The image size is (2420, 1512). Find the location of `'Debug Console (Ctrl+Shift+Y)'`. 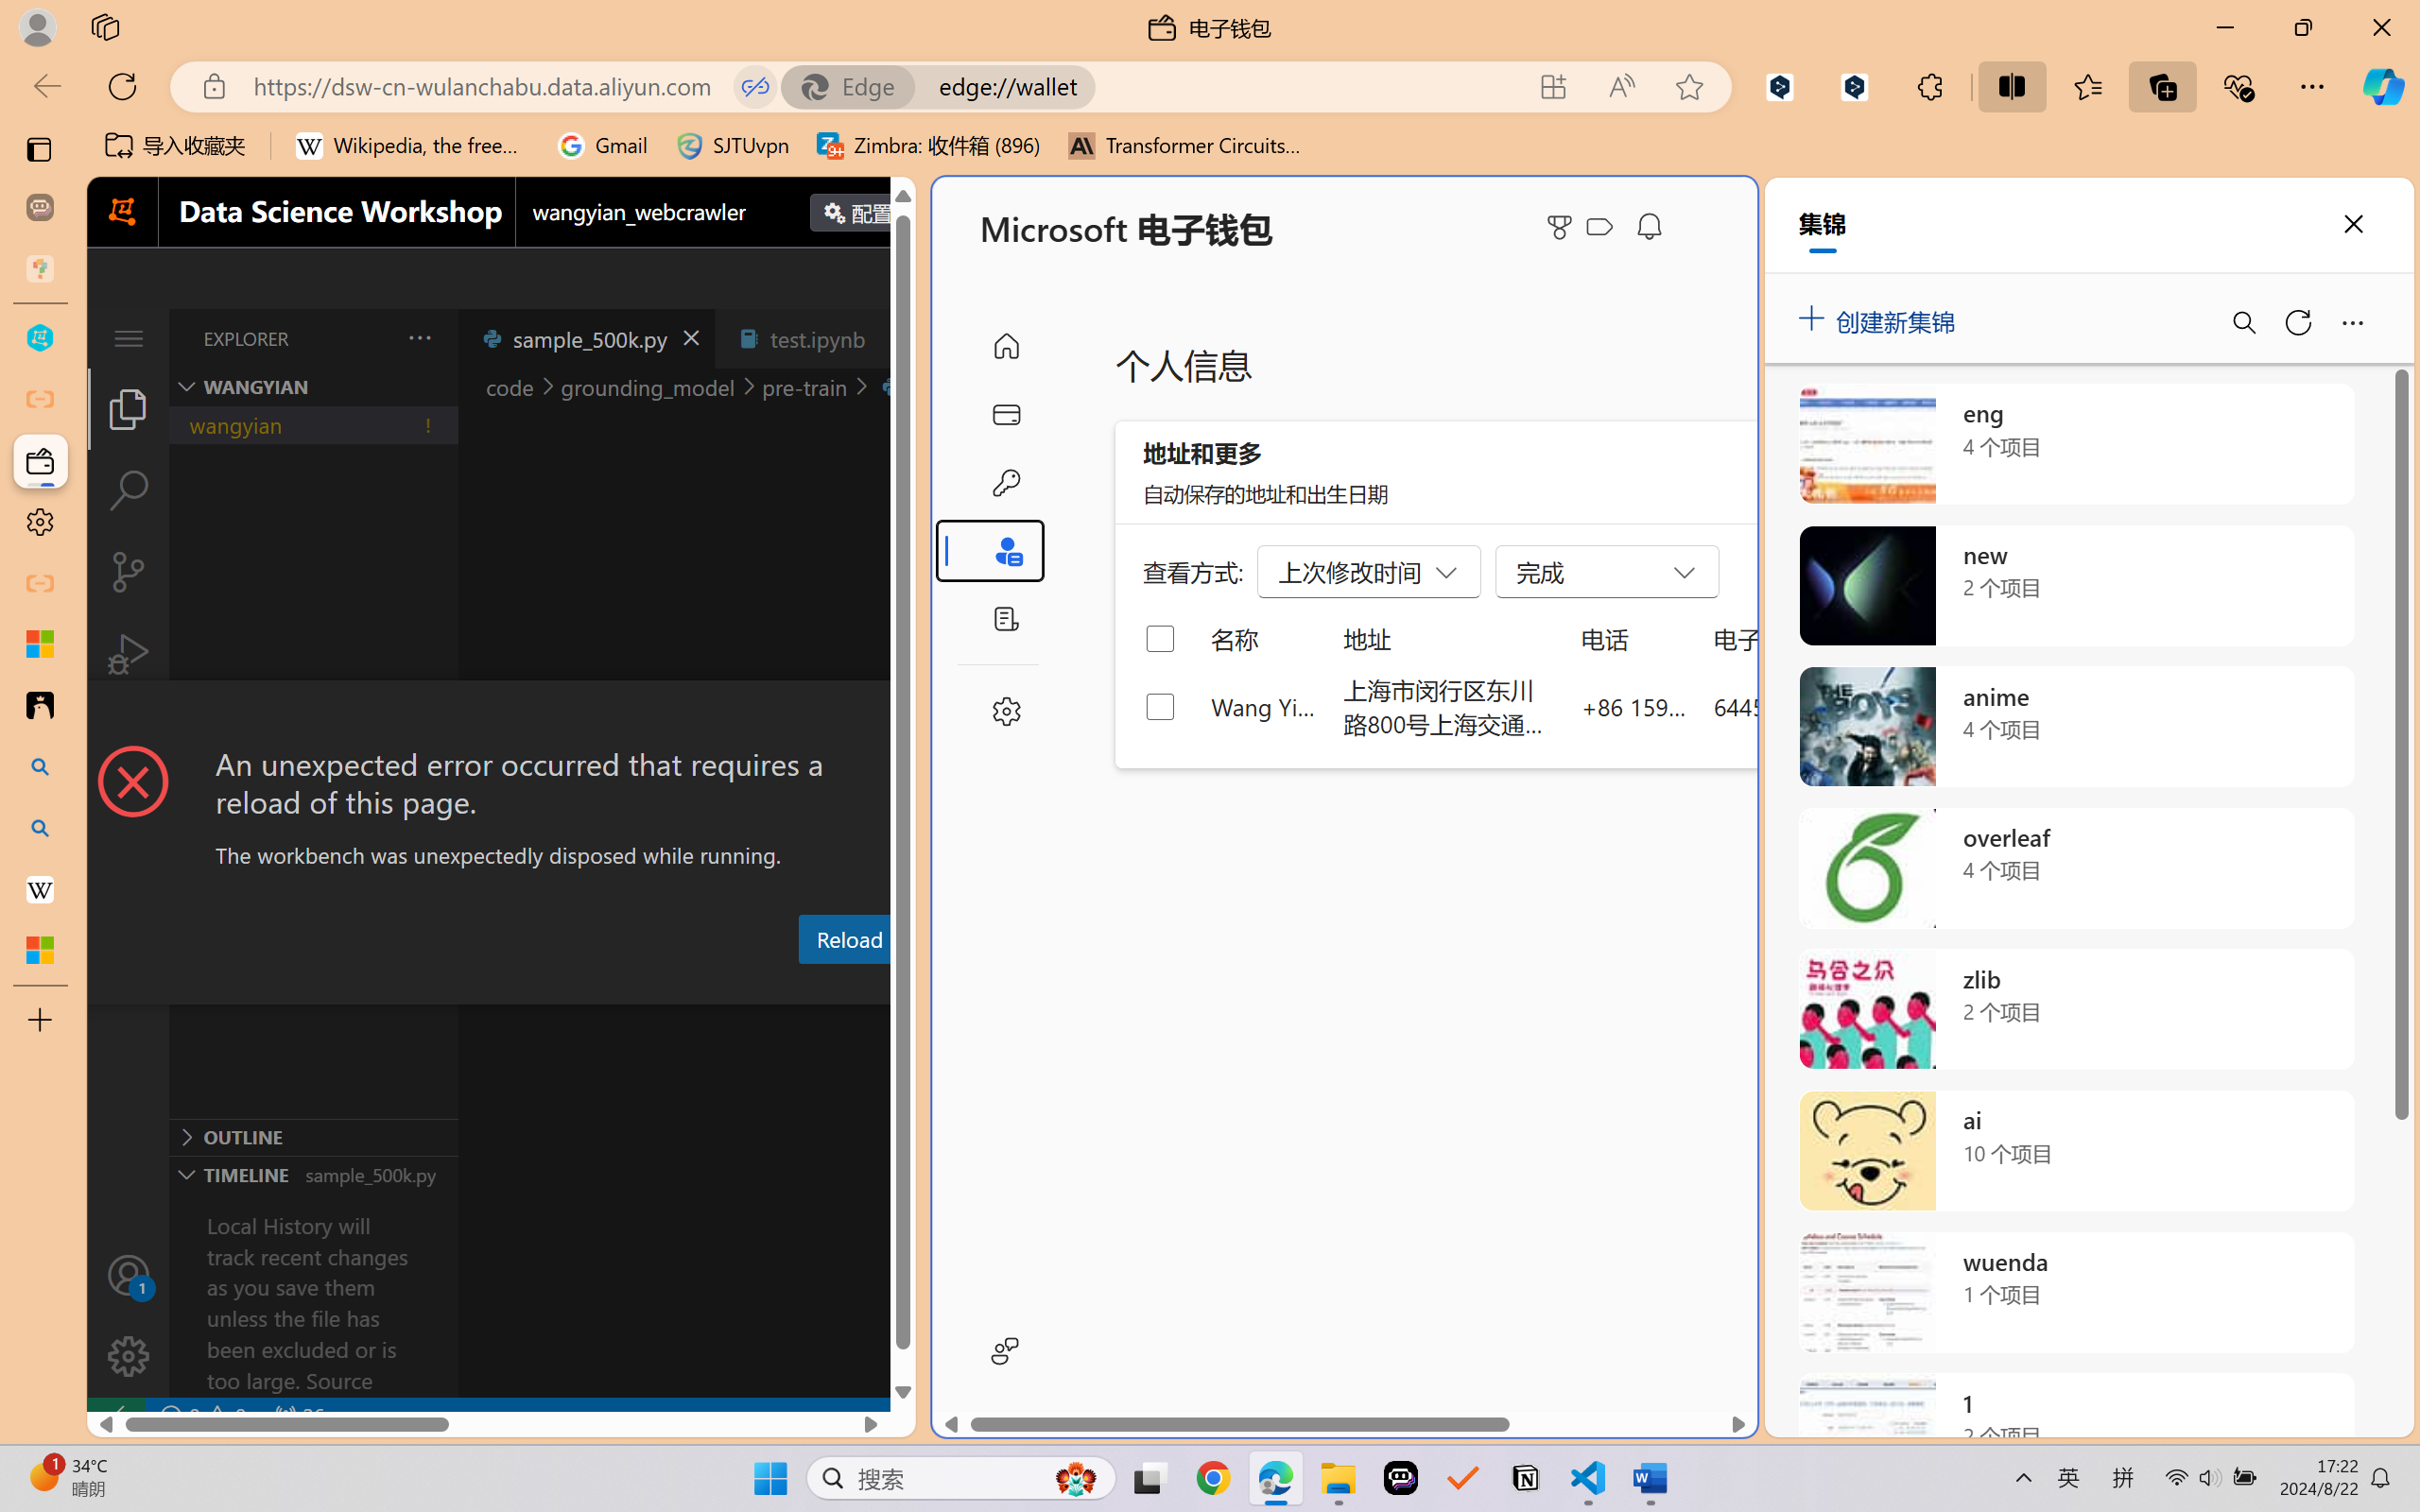

'Debug Console (Ctrl+Shift+Y)' is located at coordinates (807, 986).